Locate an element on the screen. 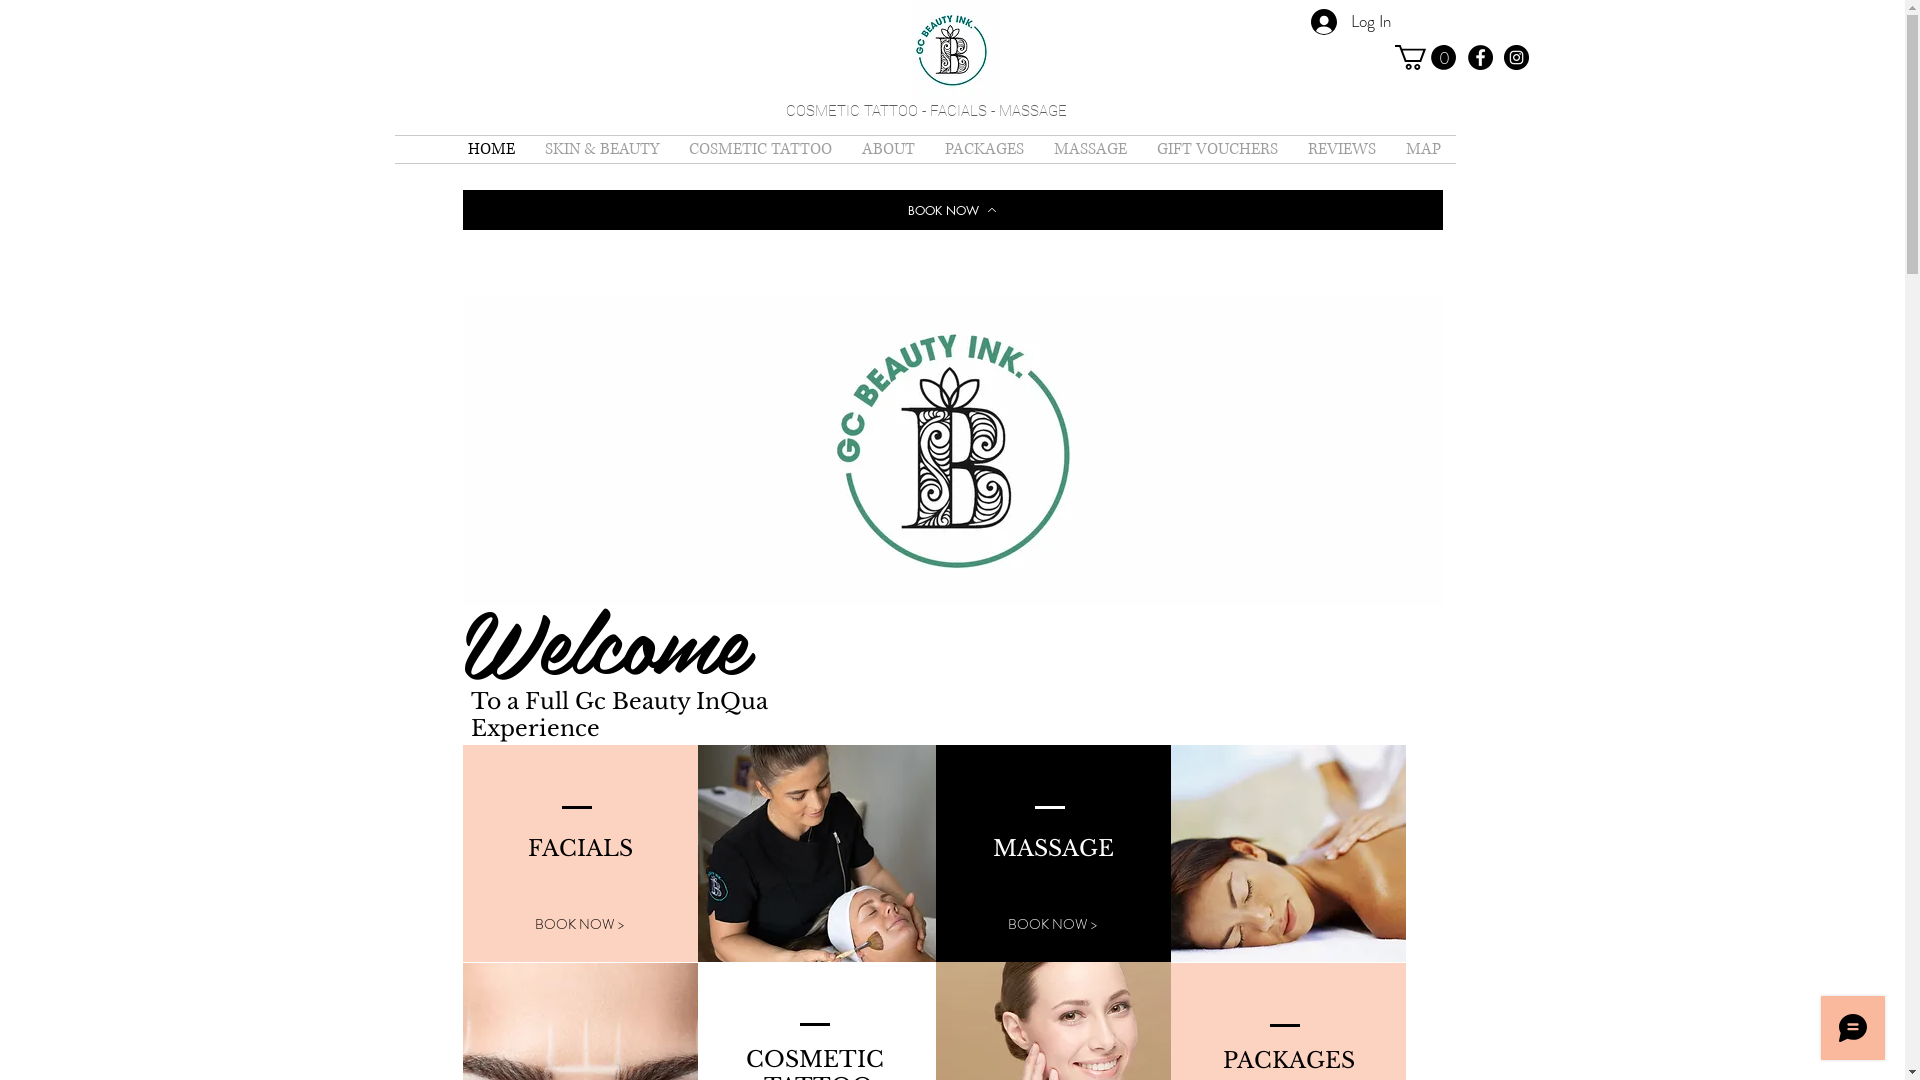 Image resolution: width=1920 pixels, height=1080 pixels. 'REVIEWS' is located at coordinates (1340, 148).